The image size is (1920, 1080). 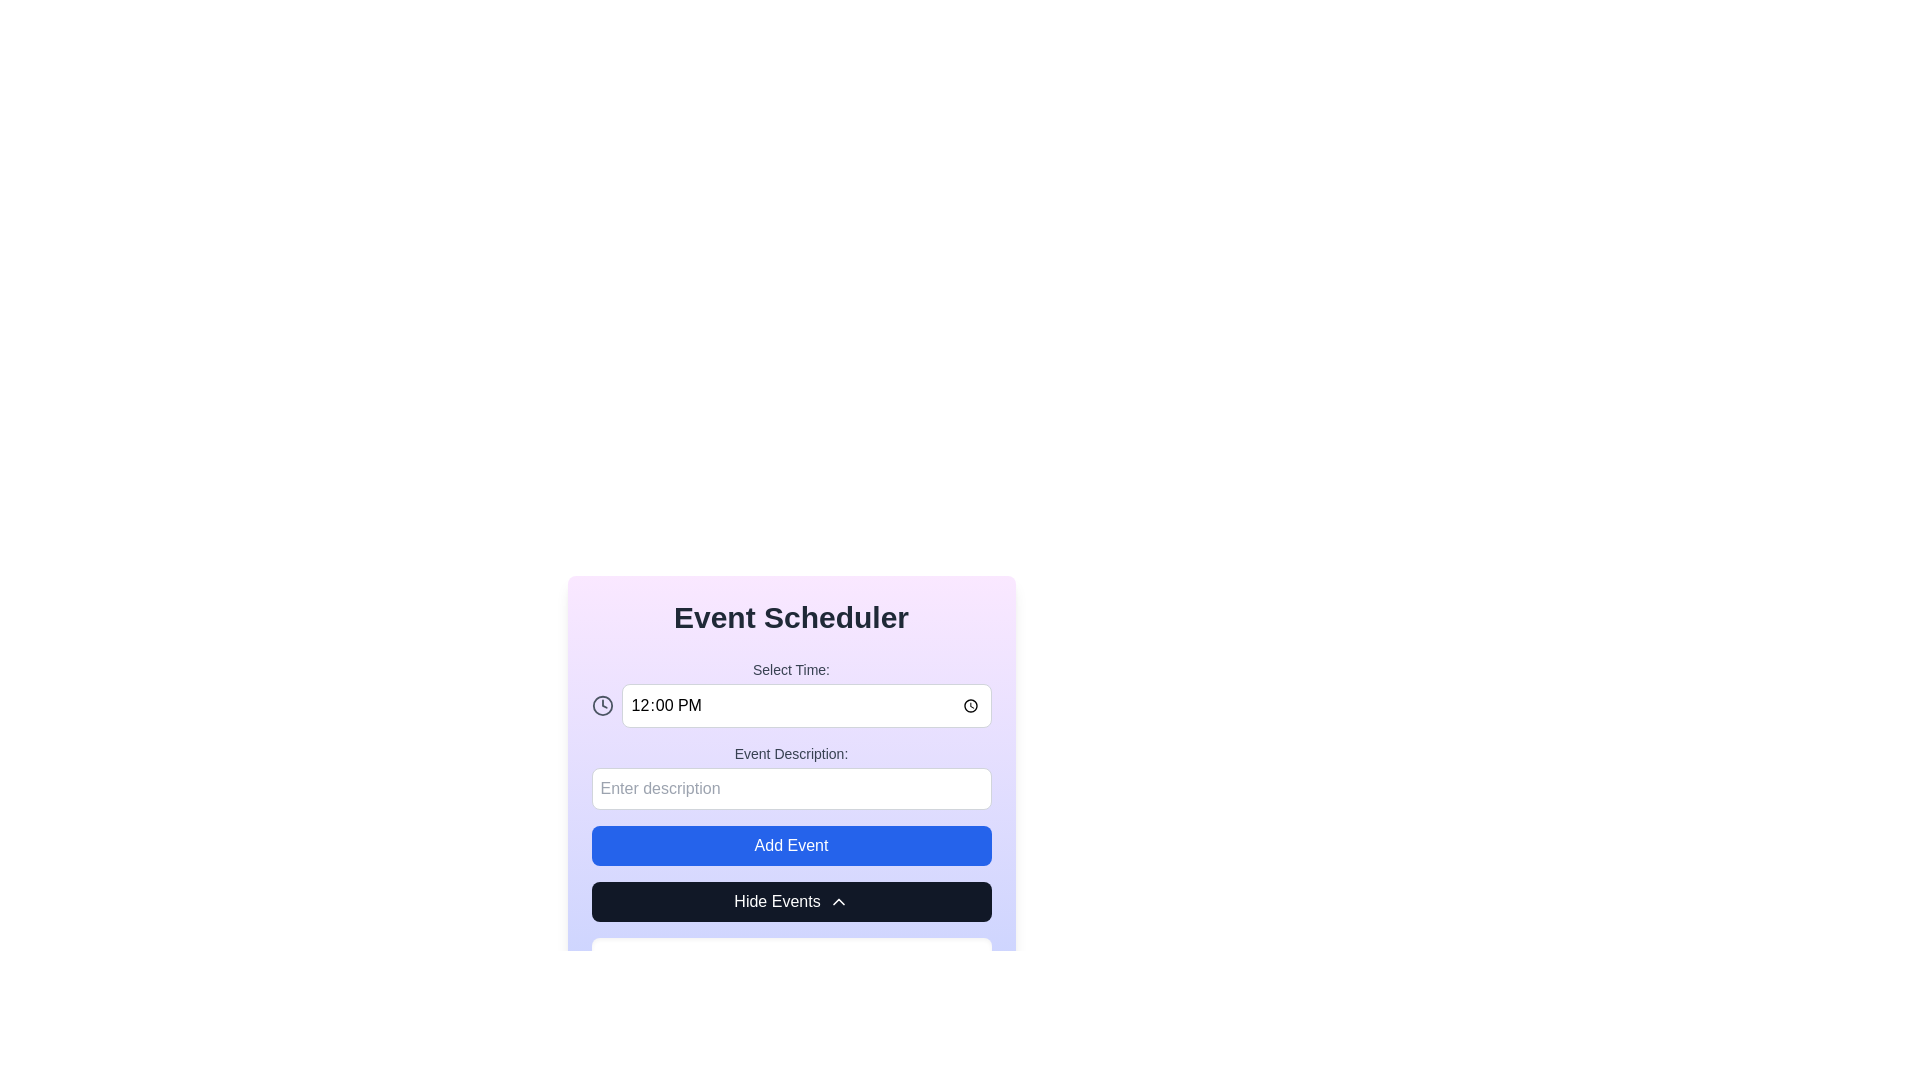 What do you see at coordinates (601, 704) in the screenshot?
I see `the time input icon located in the 'Select Time' section, which is to the left of the time input field displaying '12:00 PM'` at bounding box center [601, 704].